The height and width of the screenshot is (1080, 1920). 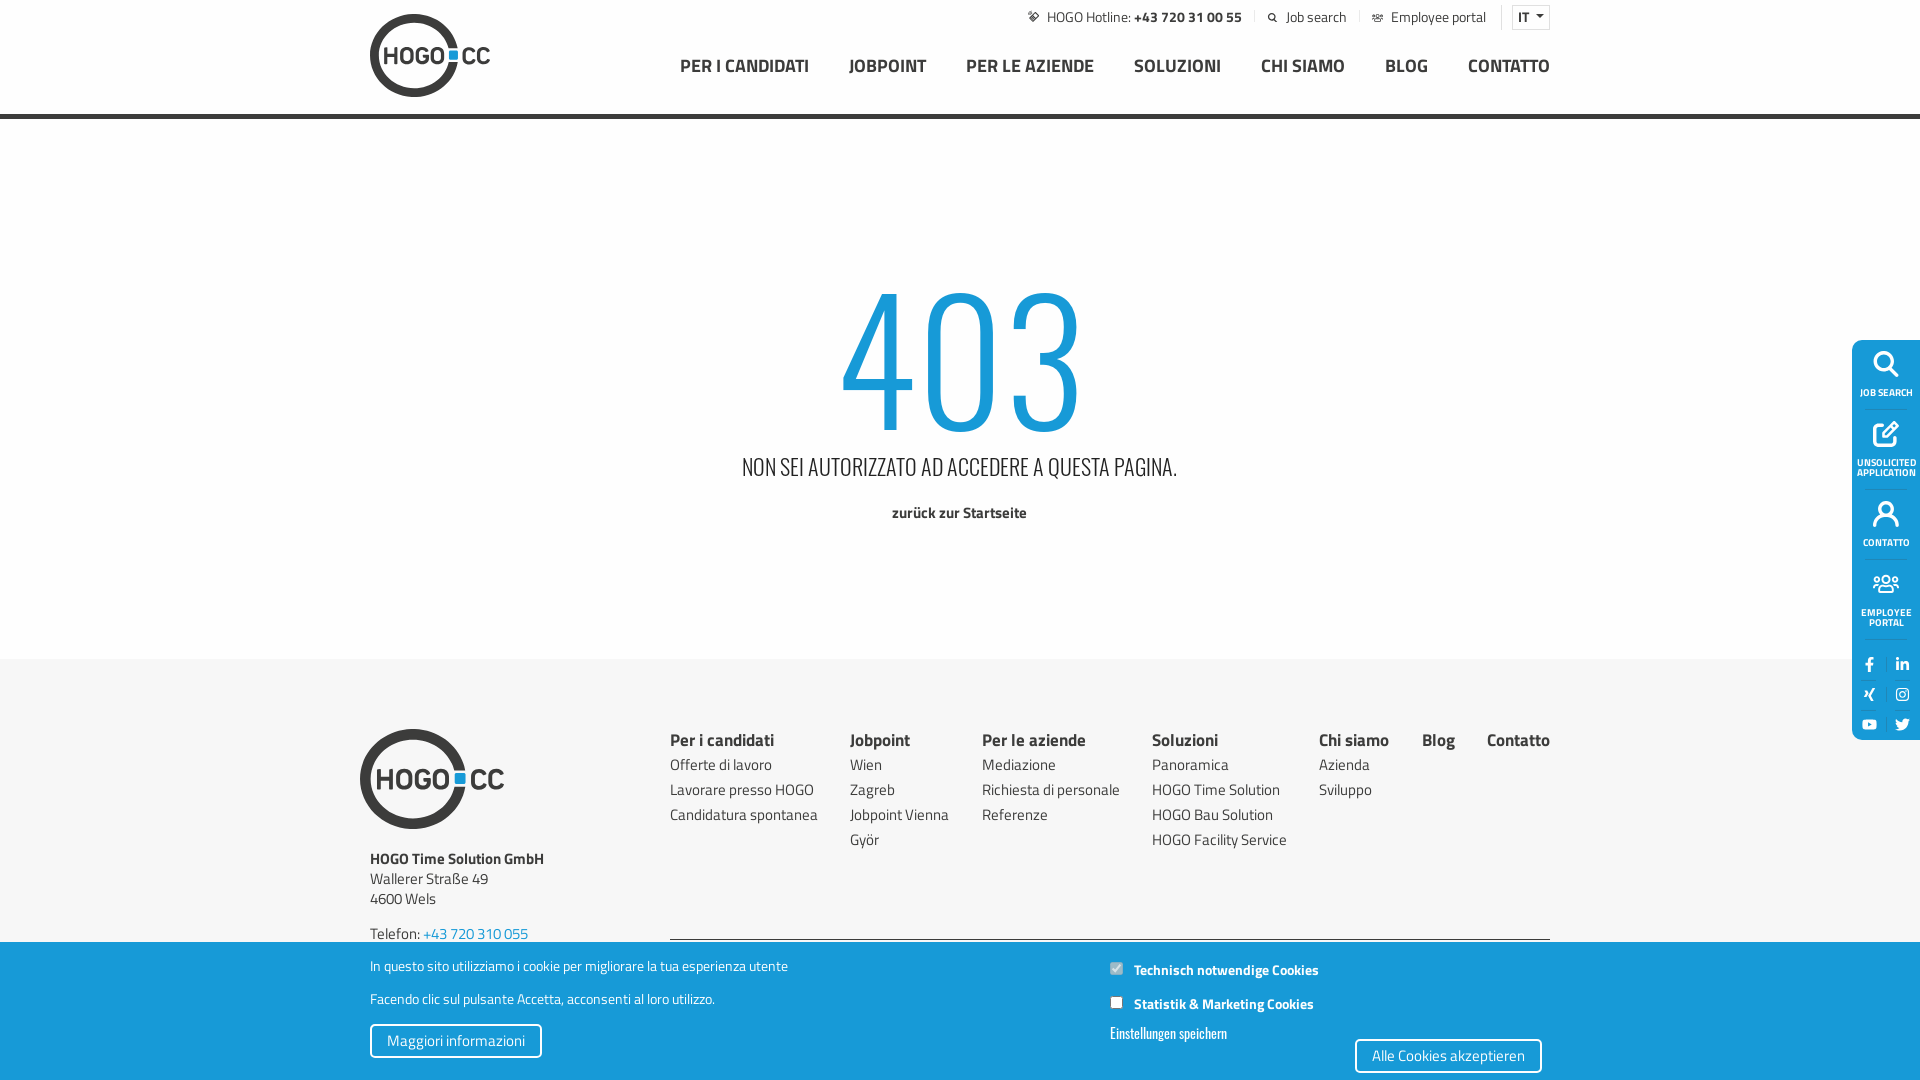 What do you see at coordinates (1868, 664) in the screenshot?
I see `'Facebook'` at bounding box center [1868, 664].